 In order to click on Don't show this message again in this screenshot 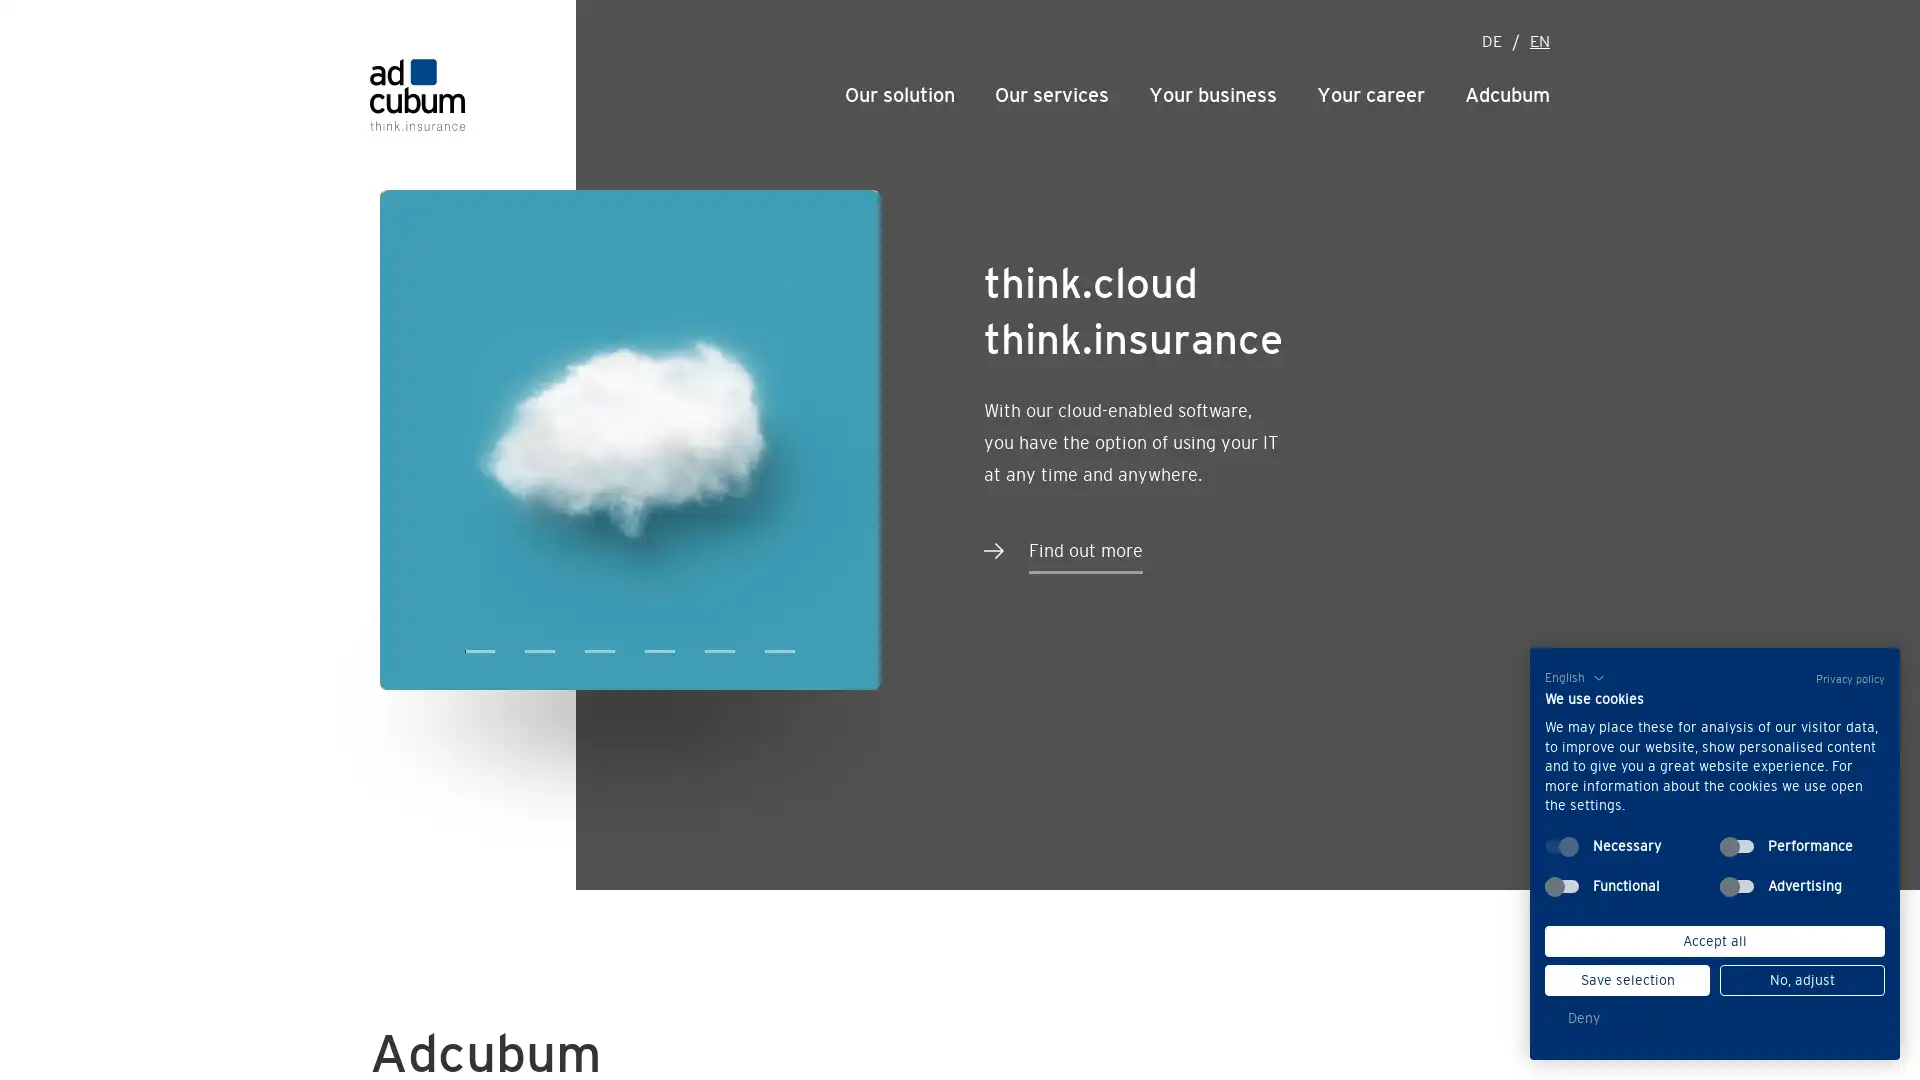, I will do `click(1116, 14)`.